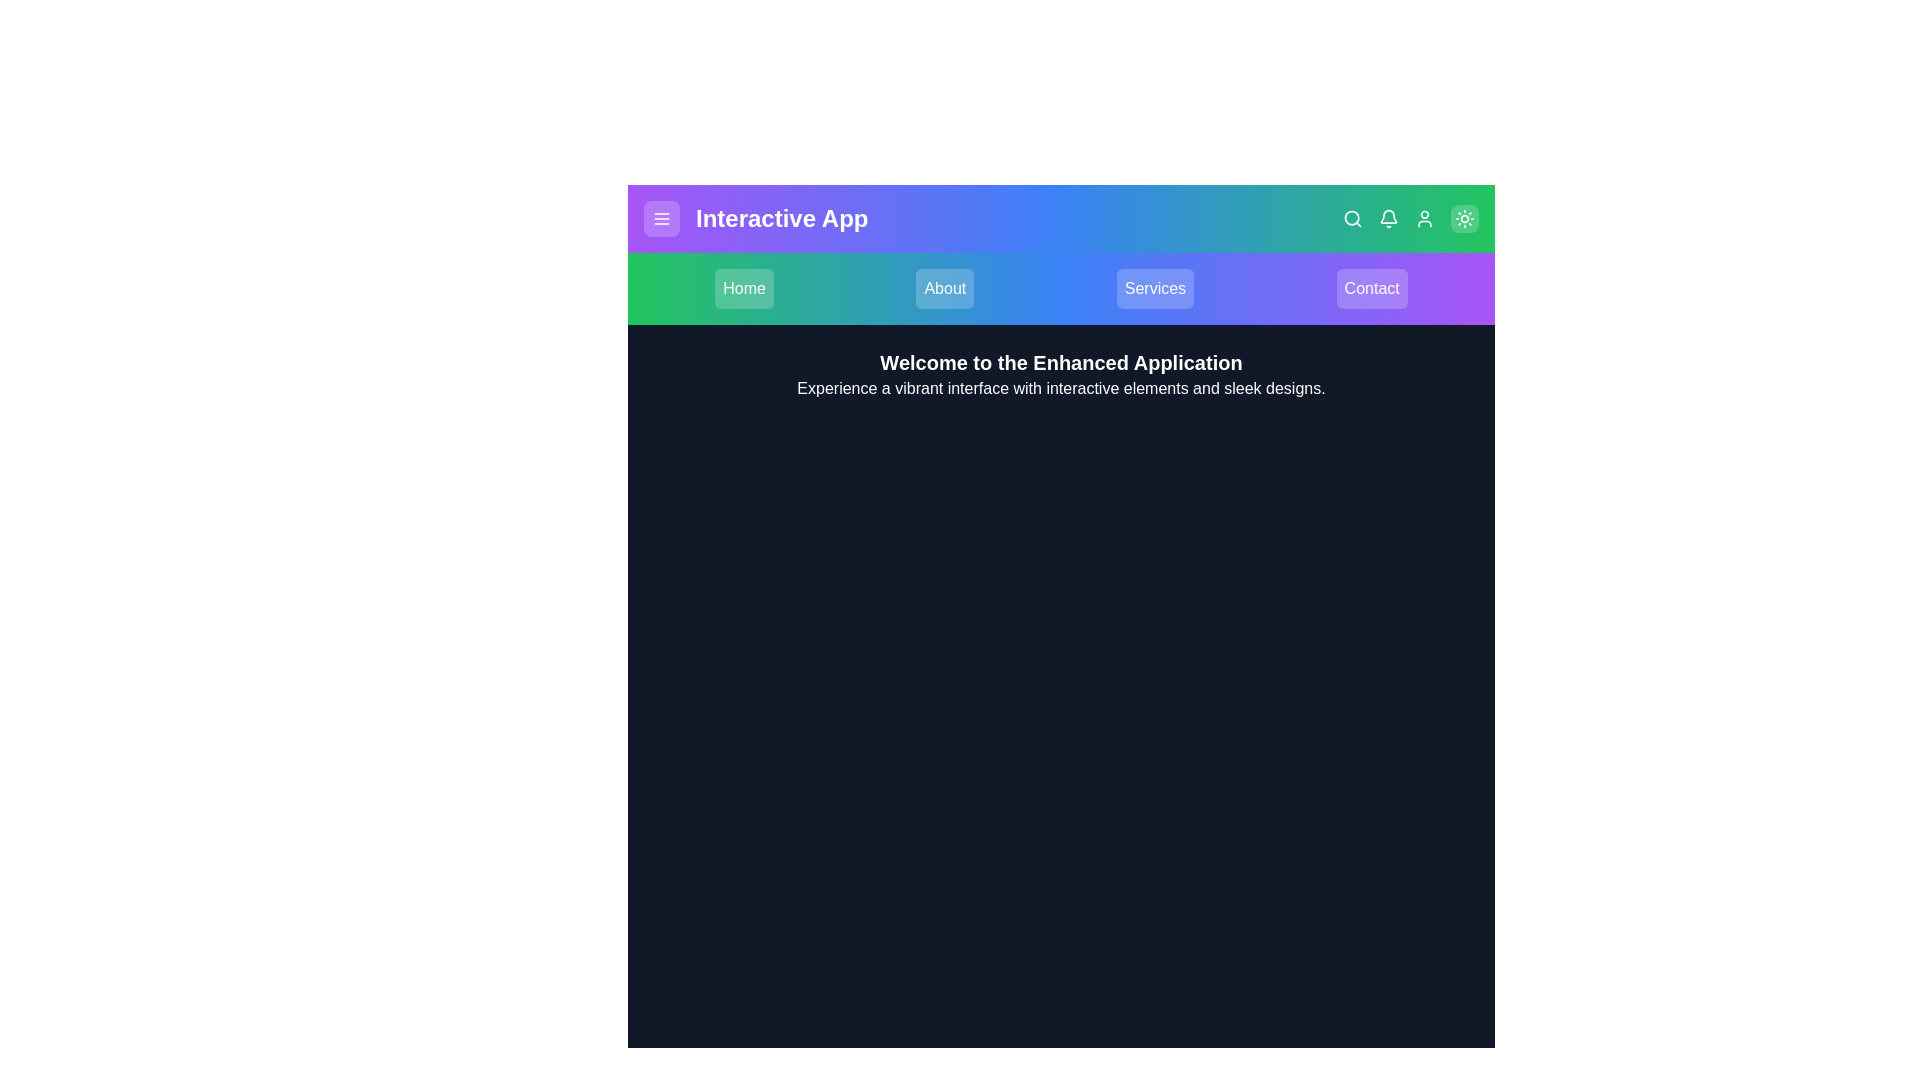 The height and width of the screenshot is (1080, 1920). I want to click on the Search icon, so click(1353, 219).